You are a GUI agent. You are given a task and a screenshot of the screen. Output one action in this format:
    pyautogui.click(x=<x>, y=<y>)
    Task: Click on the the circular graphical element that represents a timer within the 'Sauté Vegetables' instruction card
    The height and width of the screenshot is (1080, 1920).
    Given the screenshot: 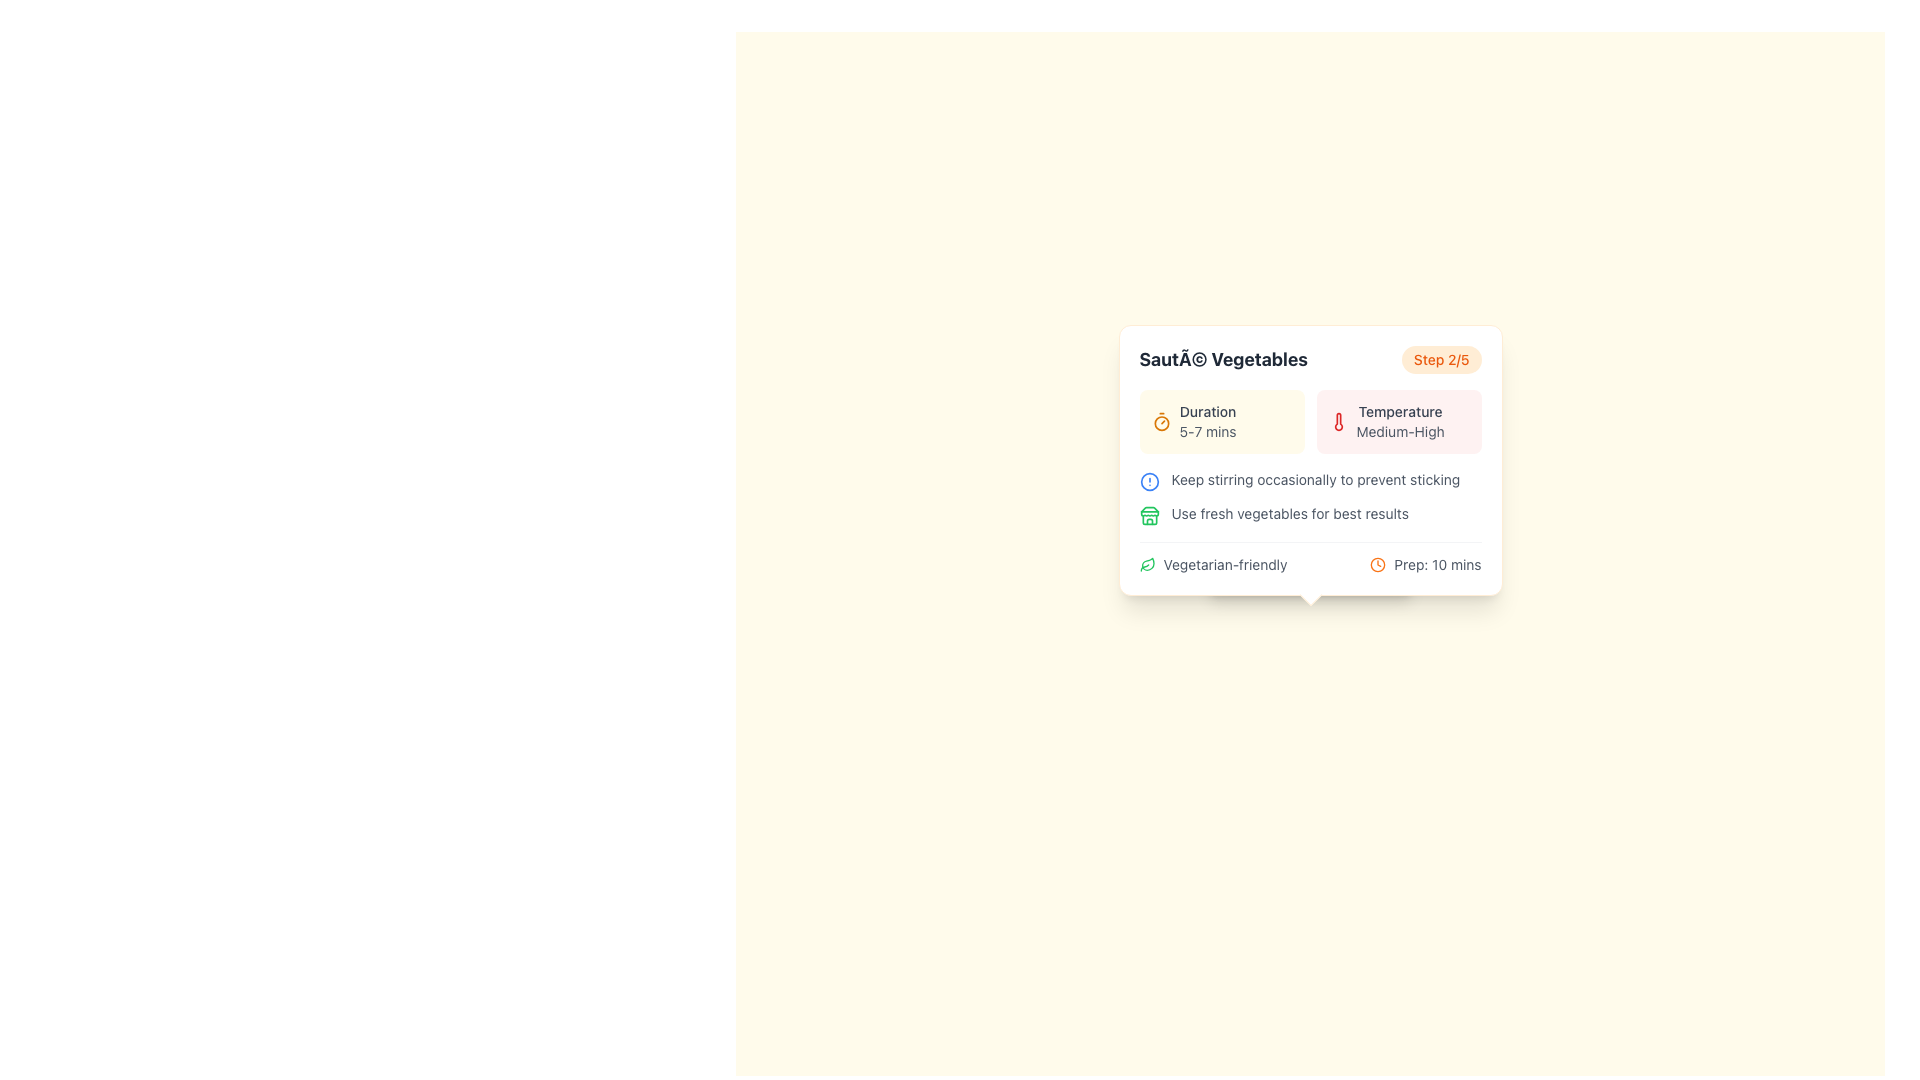 What is the action you would take?
    pyautogui.click(x=1161, y=422)
    